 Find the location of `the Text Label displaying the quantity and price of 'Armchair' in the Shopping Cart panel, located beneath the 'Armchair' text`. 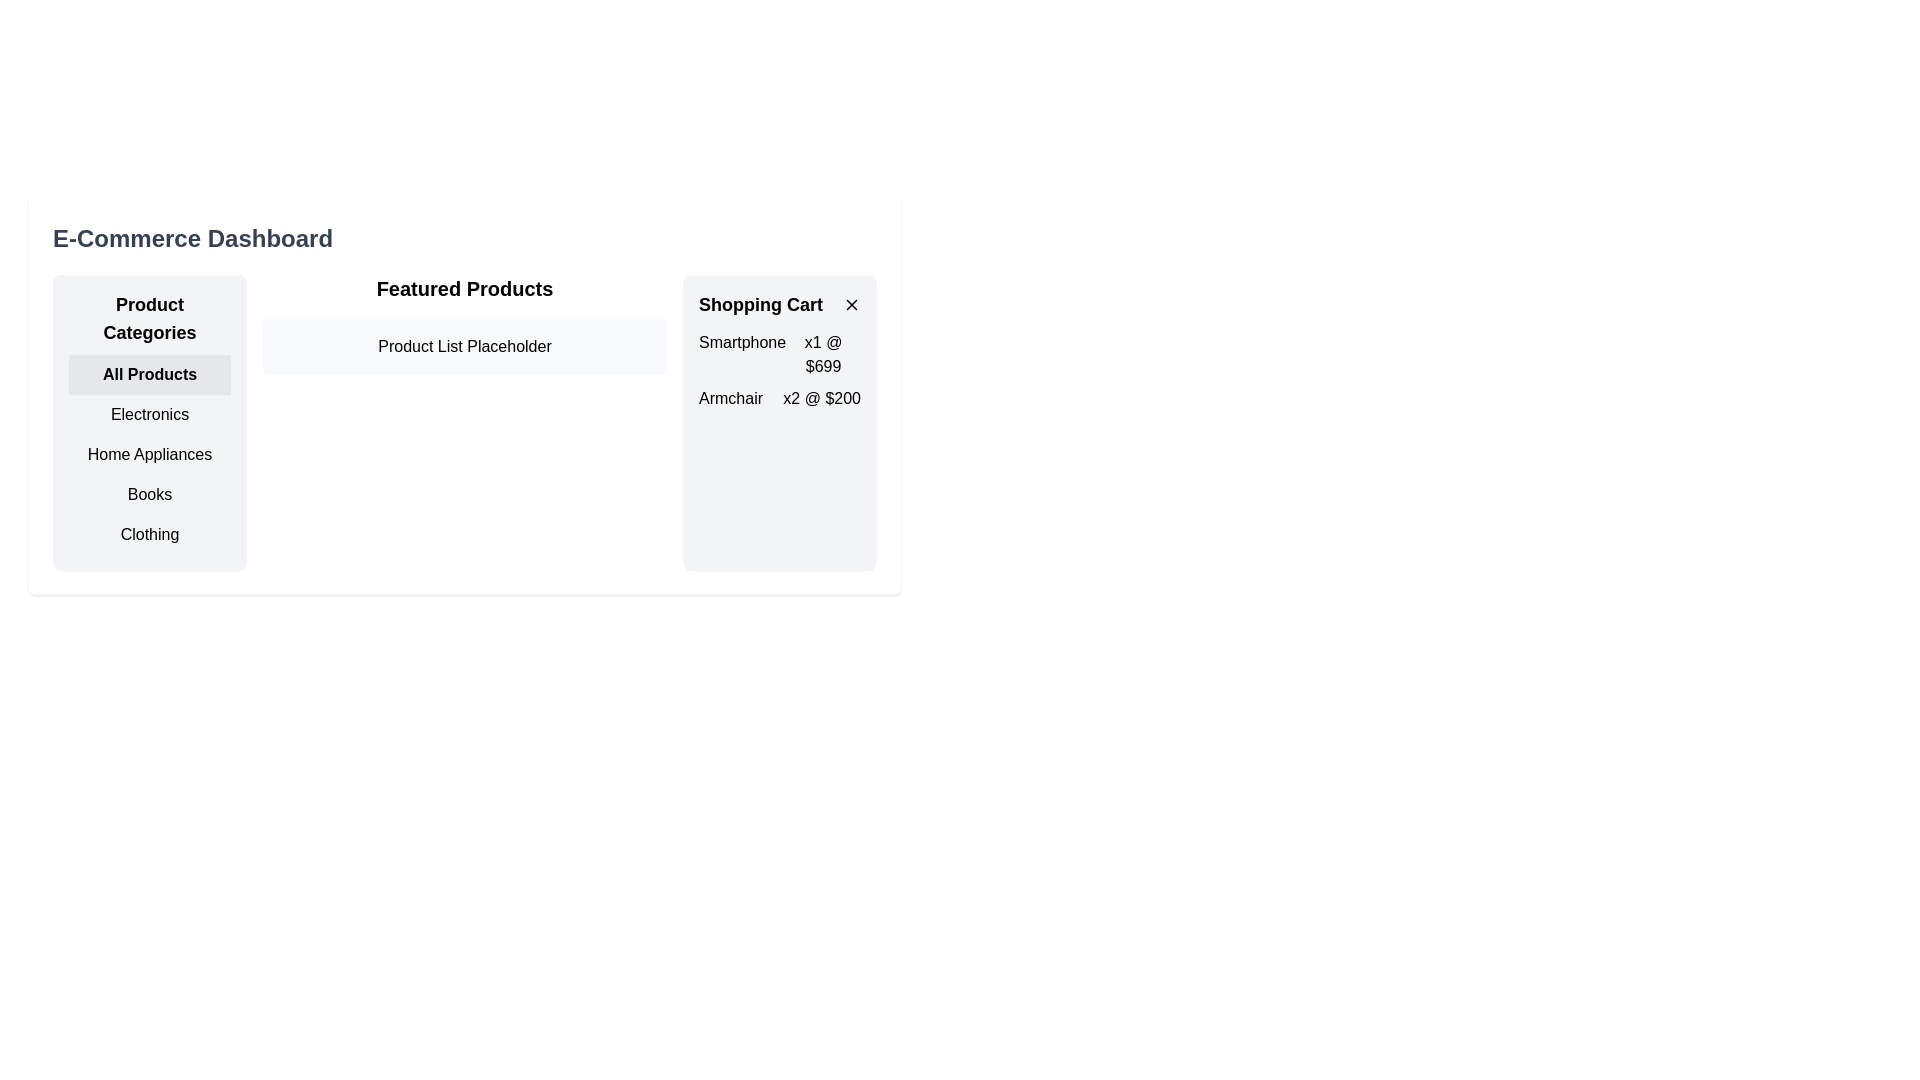

the Text Label displaying the quantity and price of 'Armchair' in the Shopping Cart panel, located beneath the 'Armchair' text is located at coordinates (822, 398).